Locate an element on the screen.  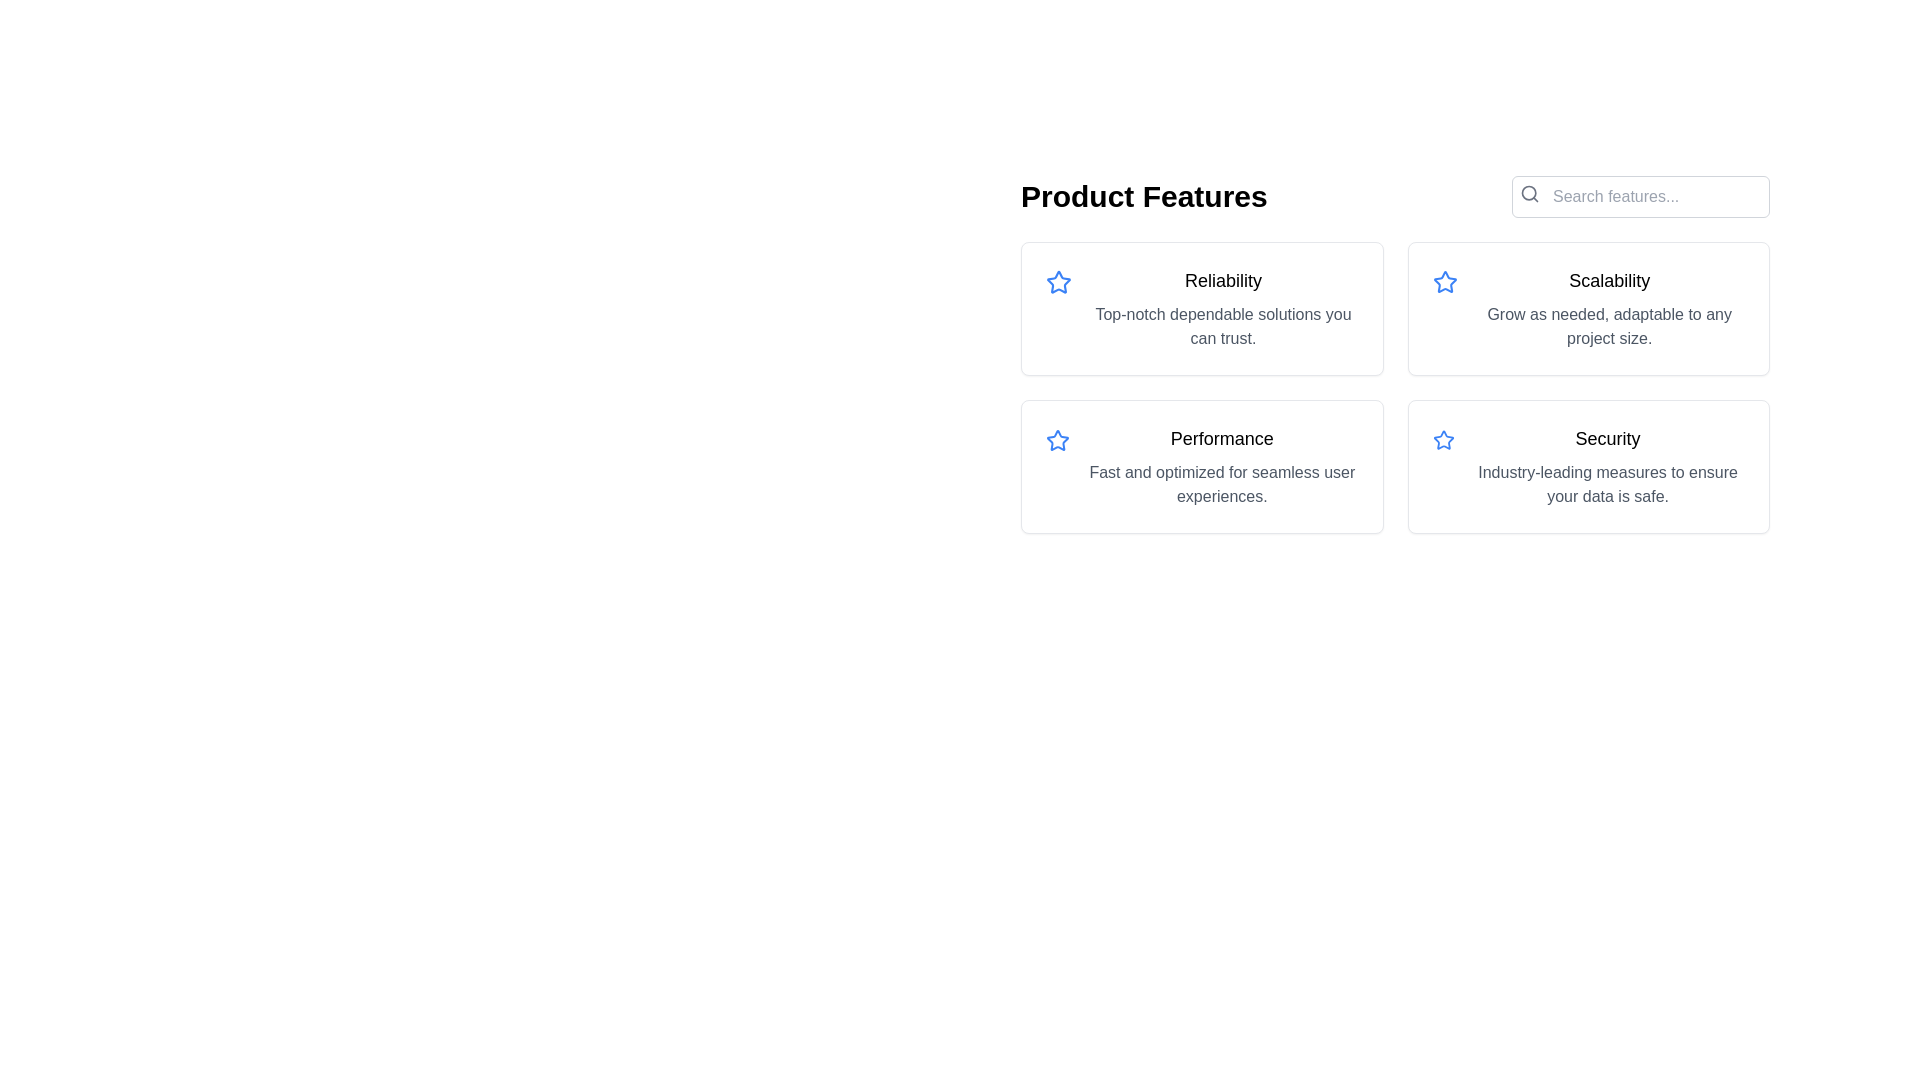
the 'Security' text label which is styled in bold and larger font, located at the top of a card in the bottom-right quadrant of a 2x2 grid layout is located at coordinates (1608, 438).